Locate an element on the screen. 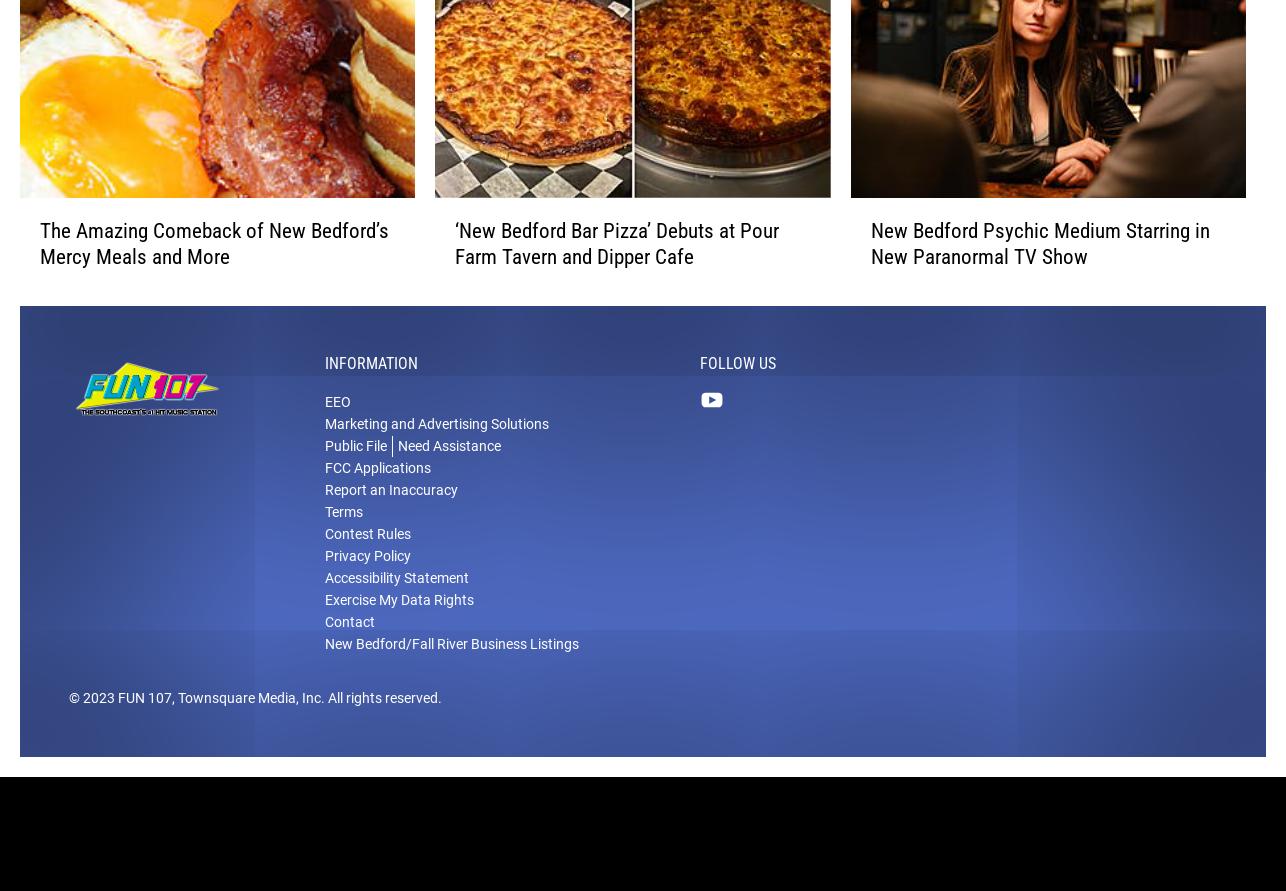 Image resolution: width=1286 pixels, height=891 pixels. 'Contact' is located at coordinates (349, 647).